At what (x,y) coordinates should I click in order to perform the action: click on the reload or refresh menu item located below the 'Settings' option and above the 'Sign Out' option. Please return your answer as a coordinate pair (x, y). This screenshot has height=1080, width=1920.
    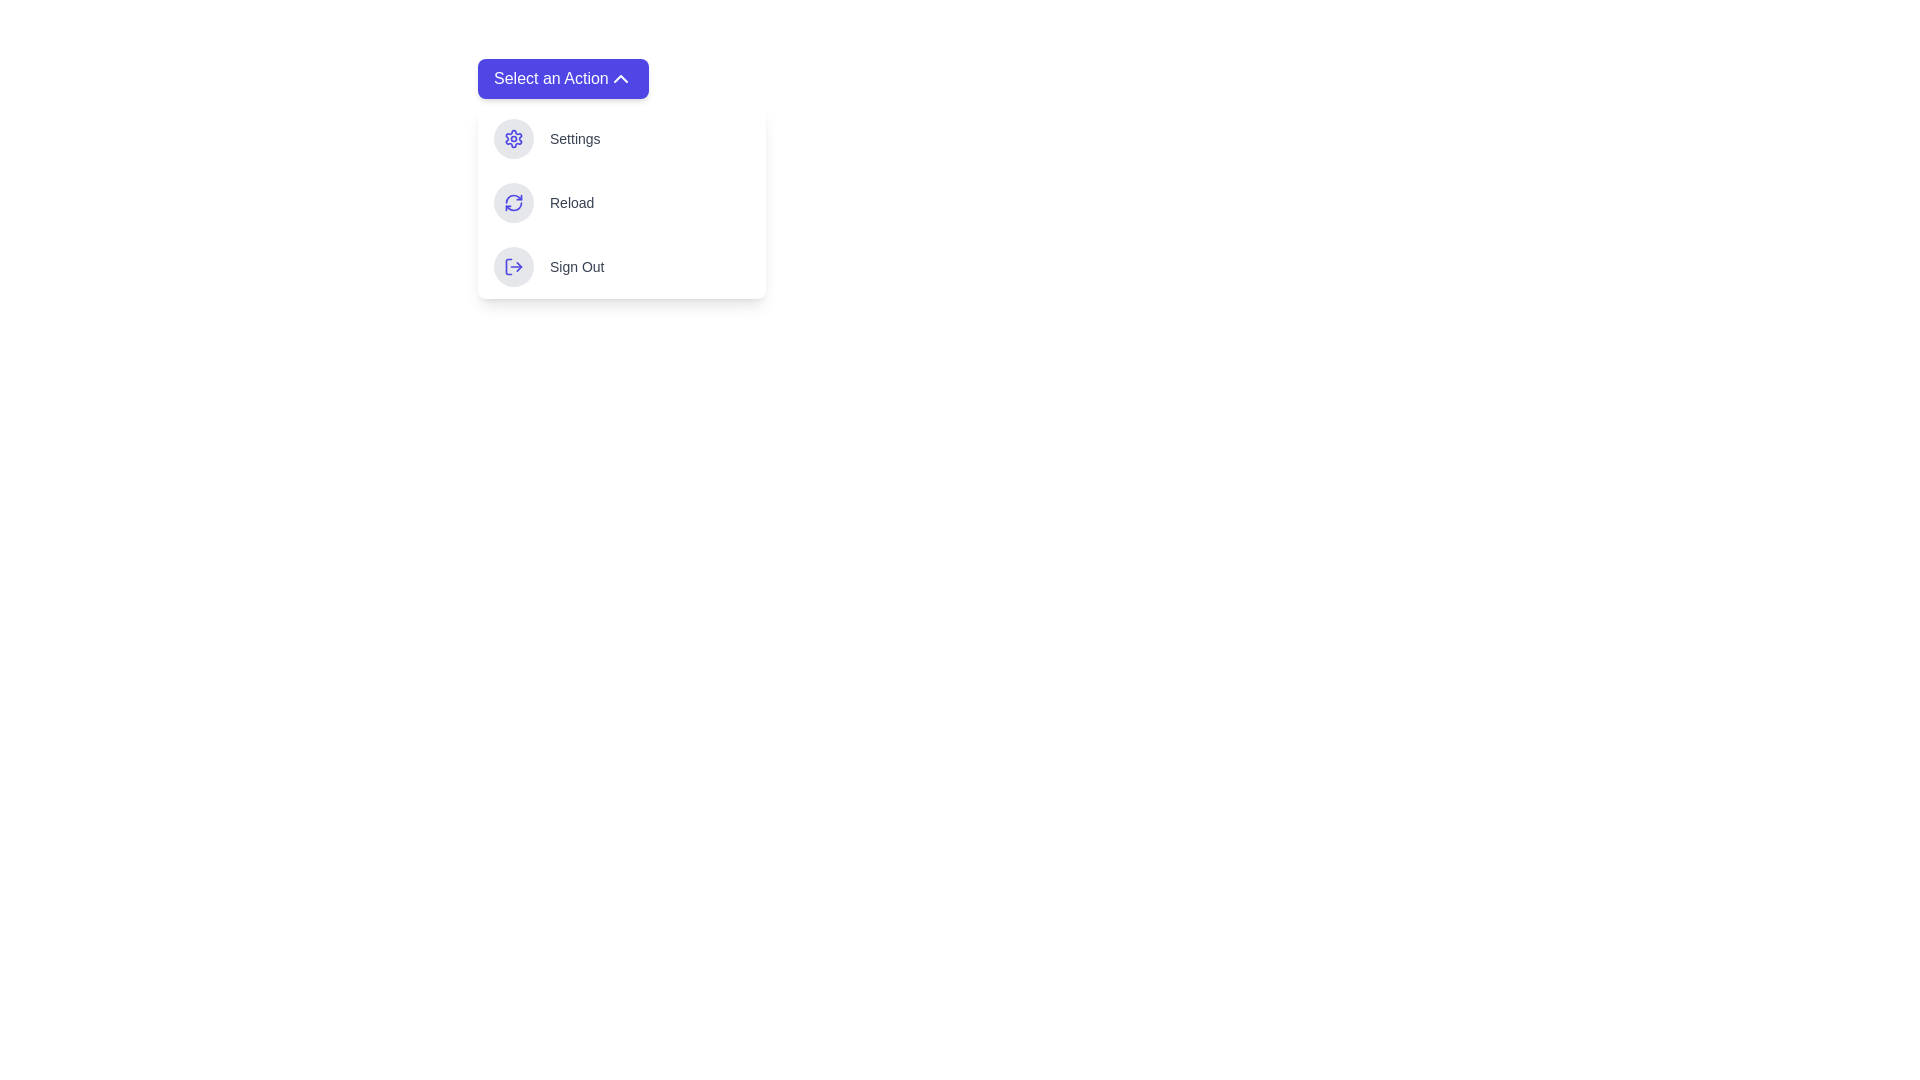
    Looking at the image, I should click on (621, 203).